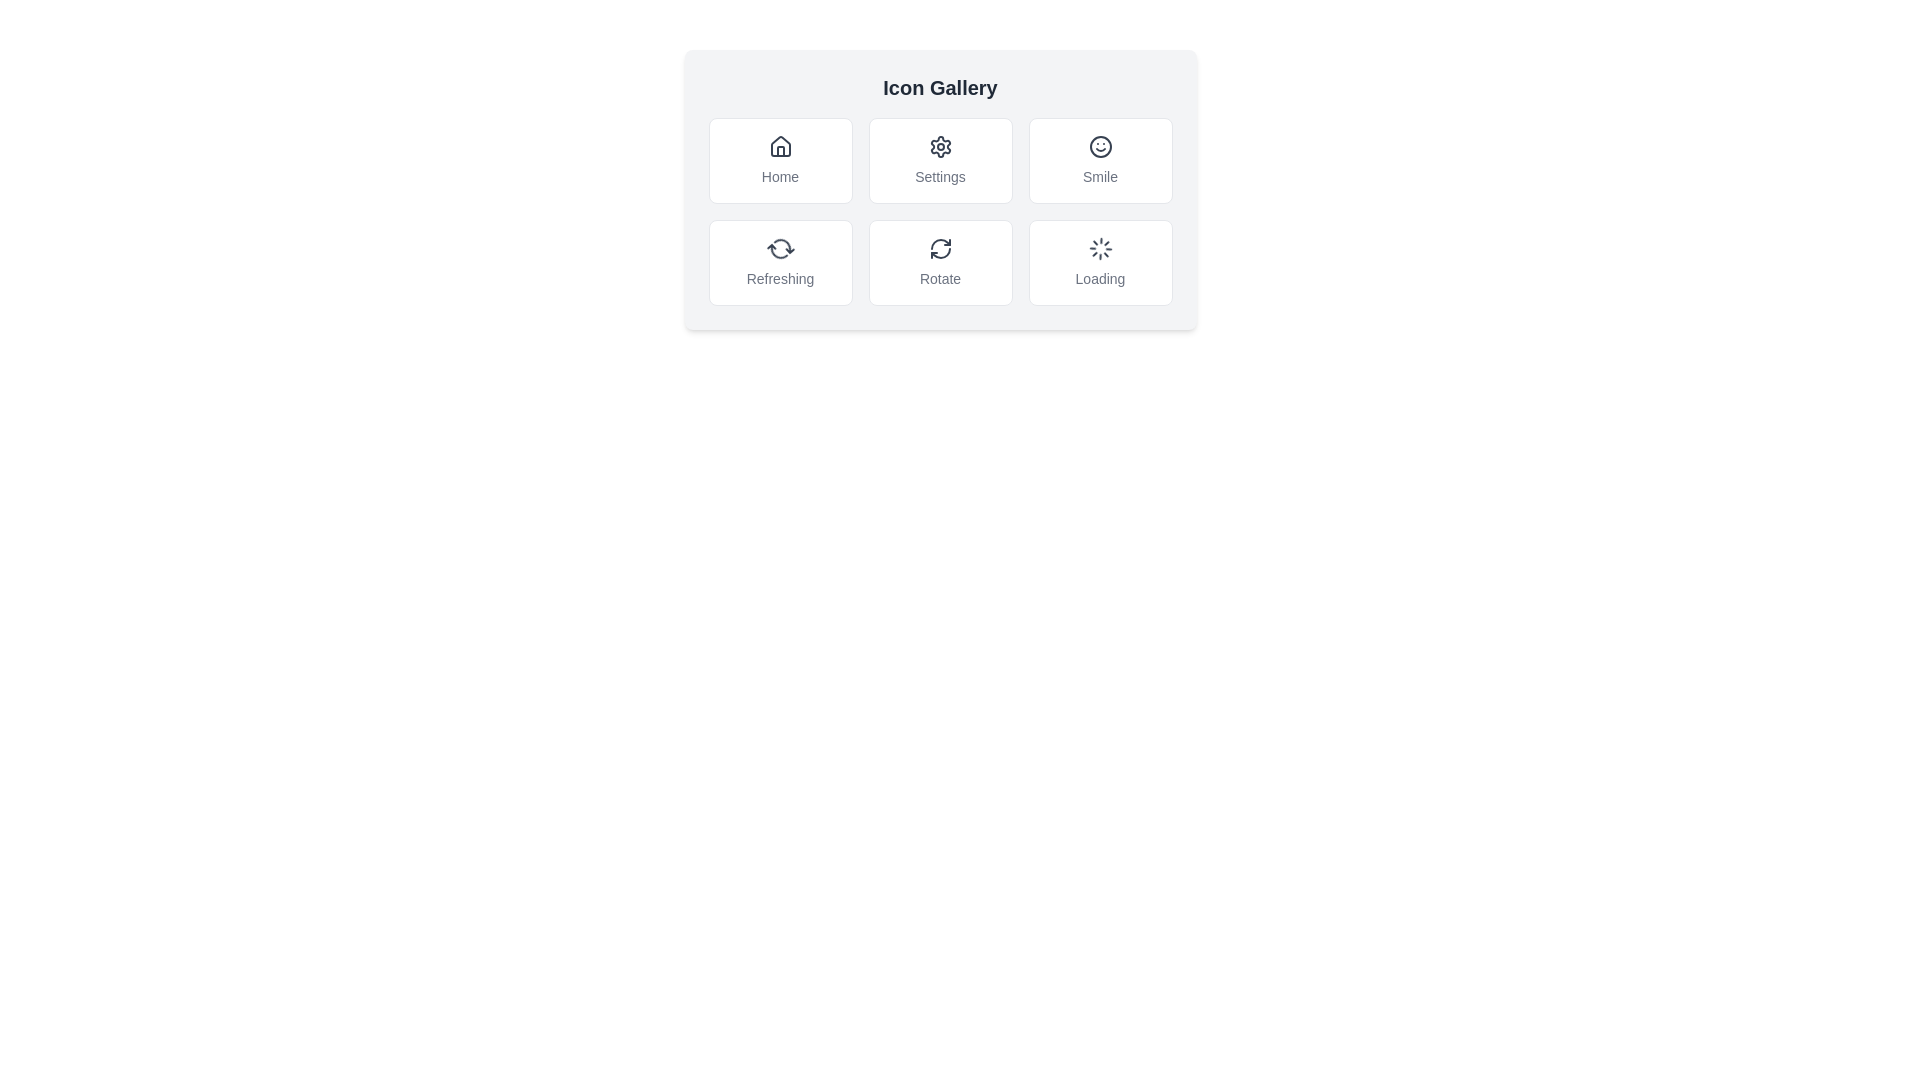  What do you see at coordinates (1099, 248) in the screenshot?
I see `the Spinning Loader Icon located in the lower-right corner of the 'Icon Gallery' section, beneath 'Smile' and to the right of 'Rotate'` at bounding box center [1099, 248].